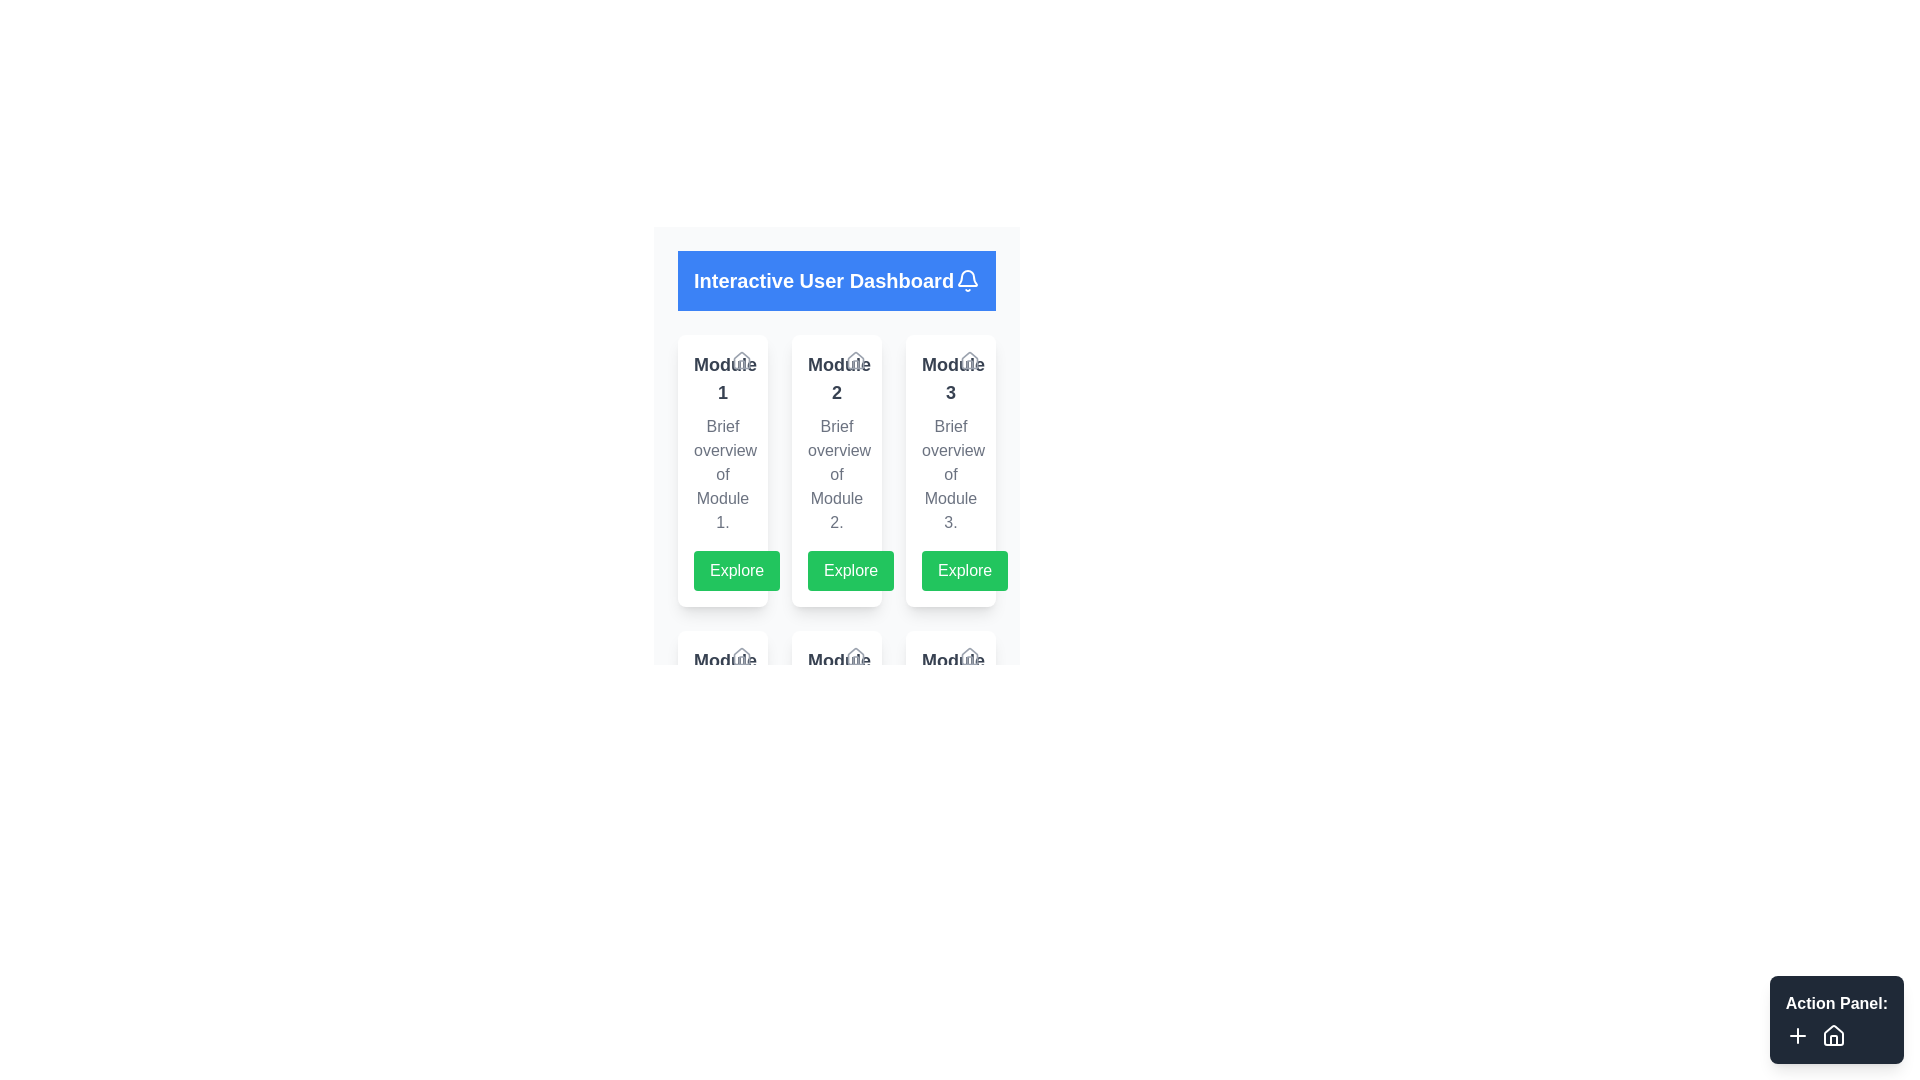 The height and width of the screenshot is (1080, 1920). I want to click on the circular '+' button located at the bottom-right of the interface, positioned closely to the left of the house-shaped icon, so click(1797, 1035).